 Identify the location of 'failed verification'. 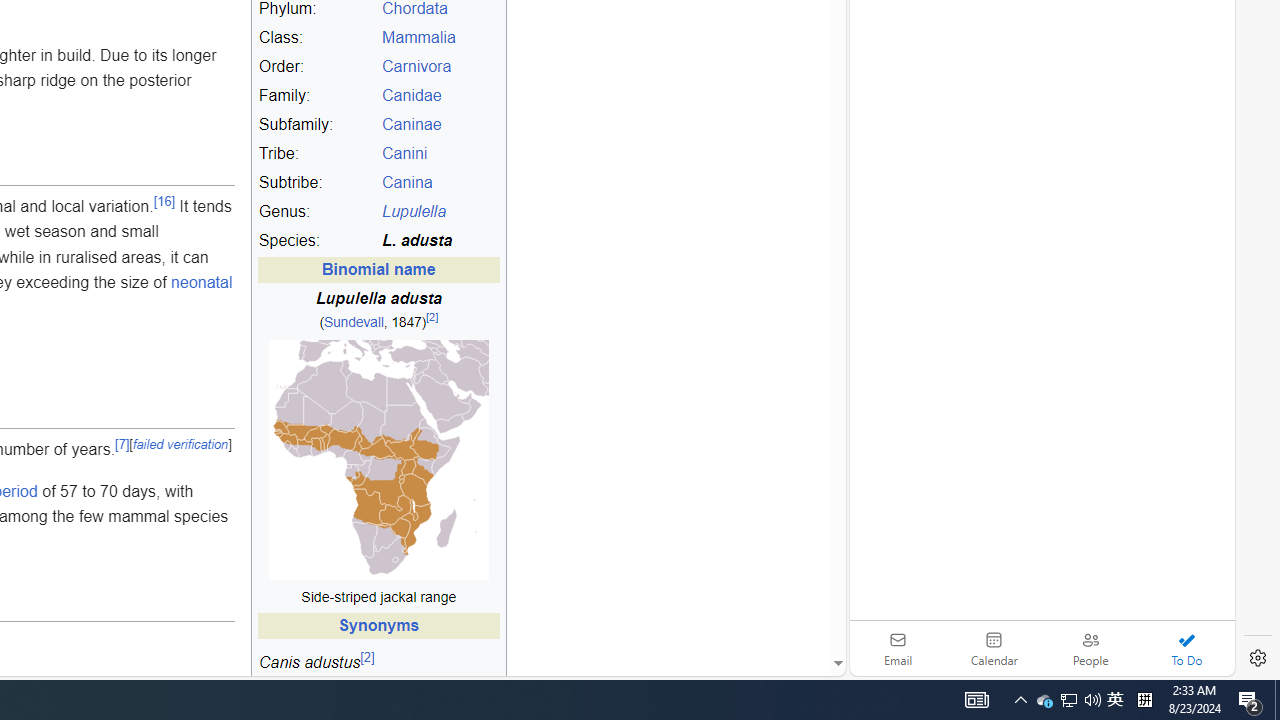
(180, 443).